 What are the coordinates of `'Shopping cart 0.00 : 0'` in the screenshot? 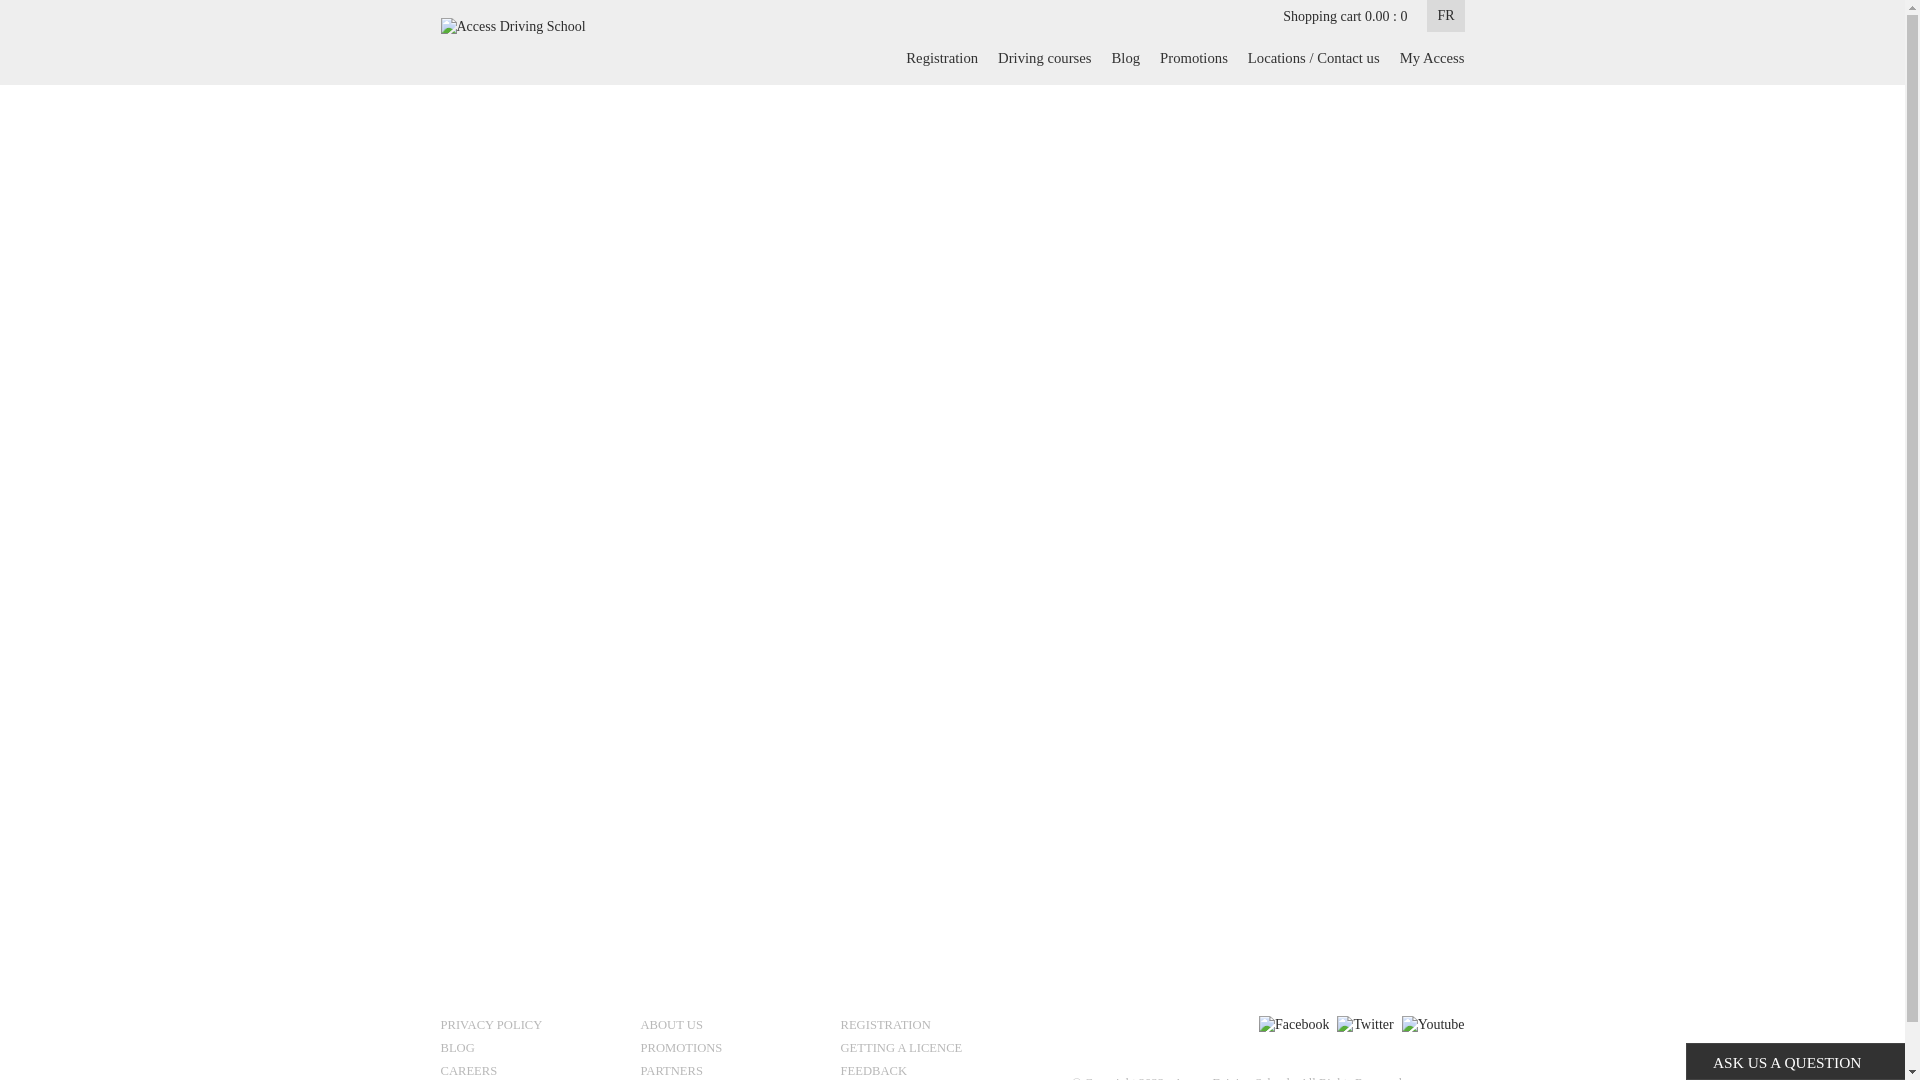 It's located at (1344, 16).